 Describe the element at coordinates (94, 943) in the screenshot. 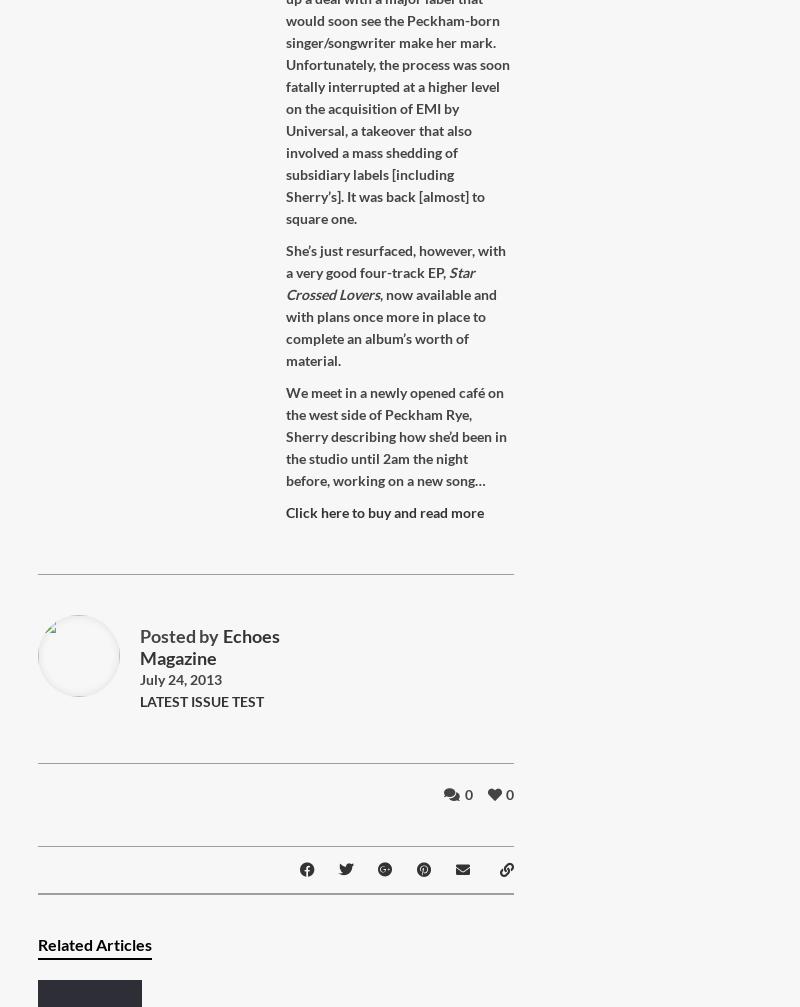

I see `'Related Articles'` at that location.